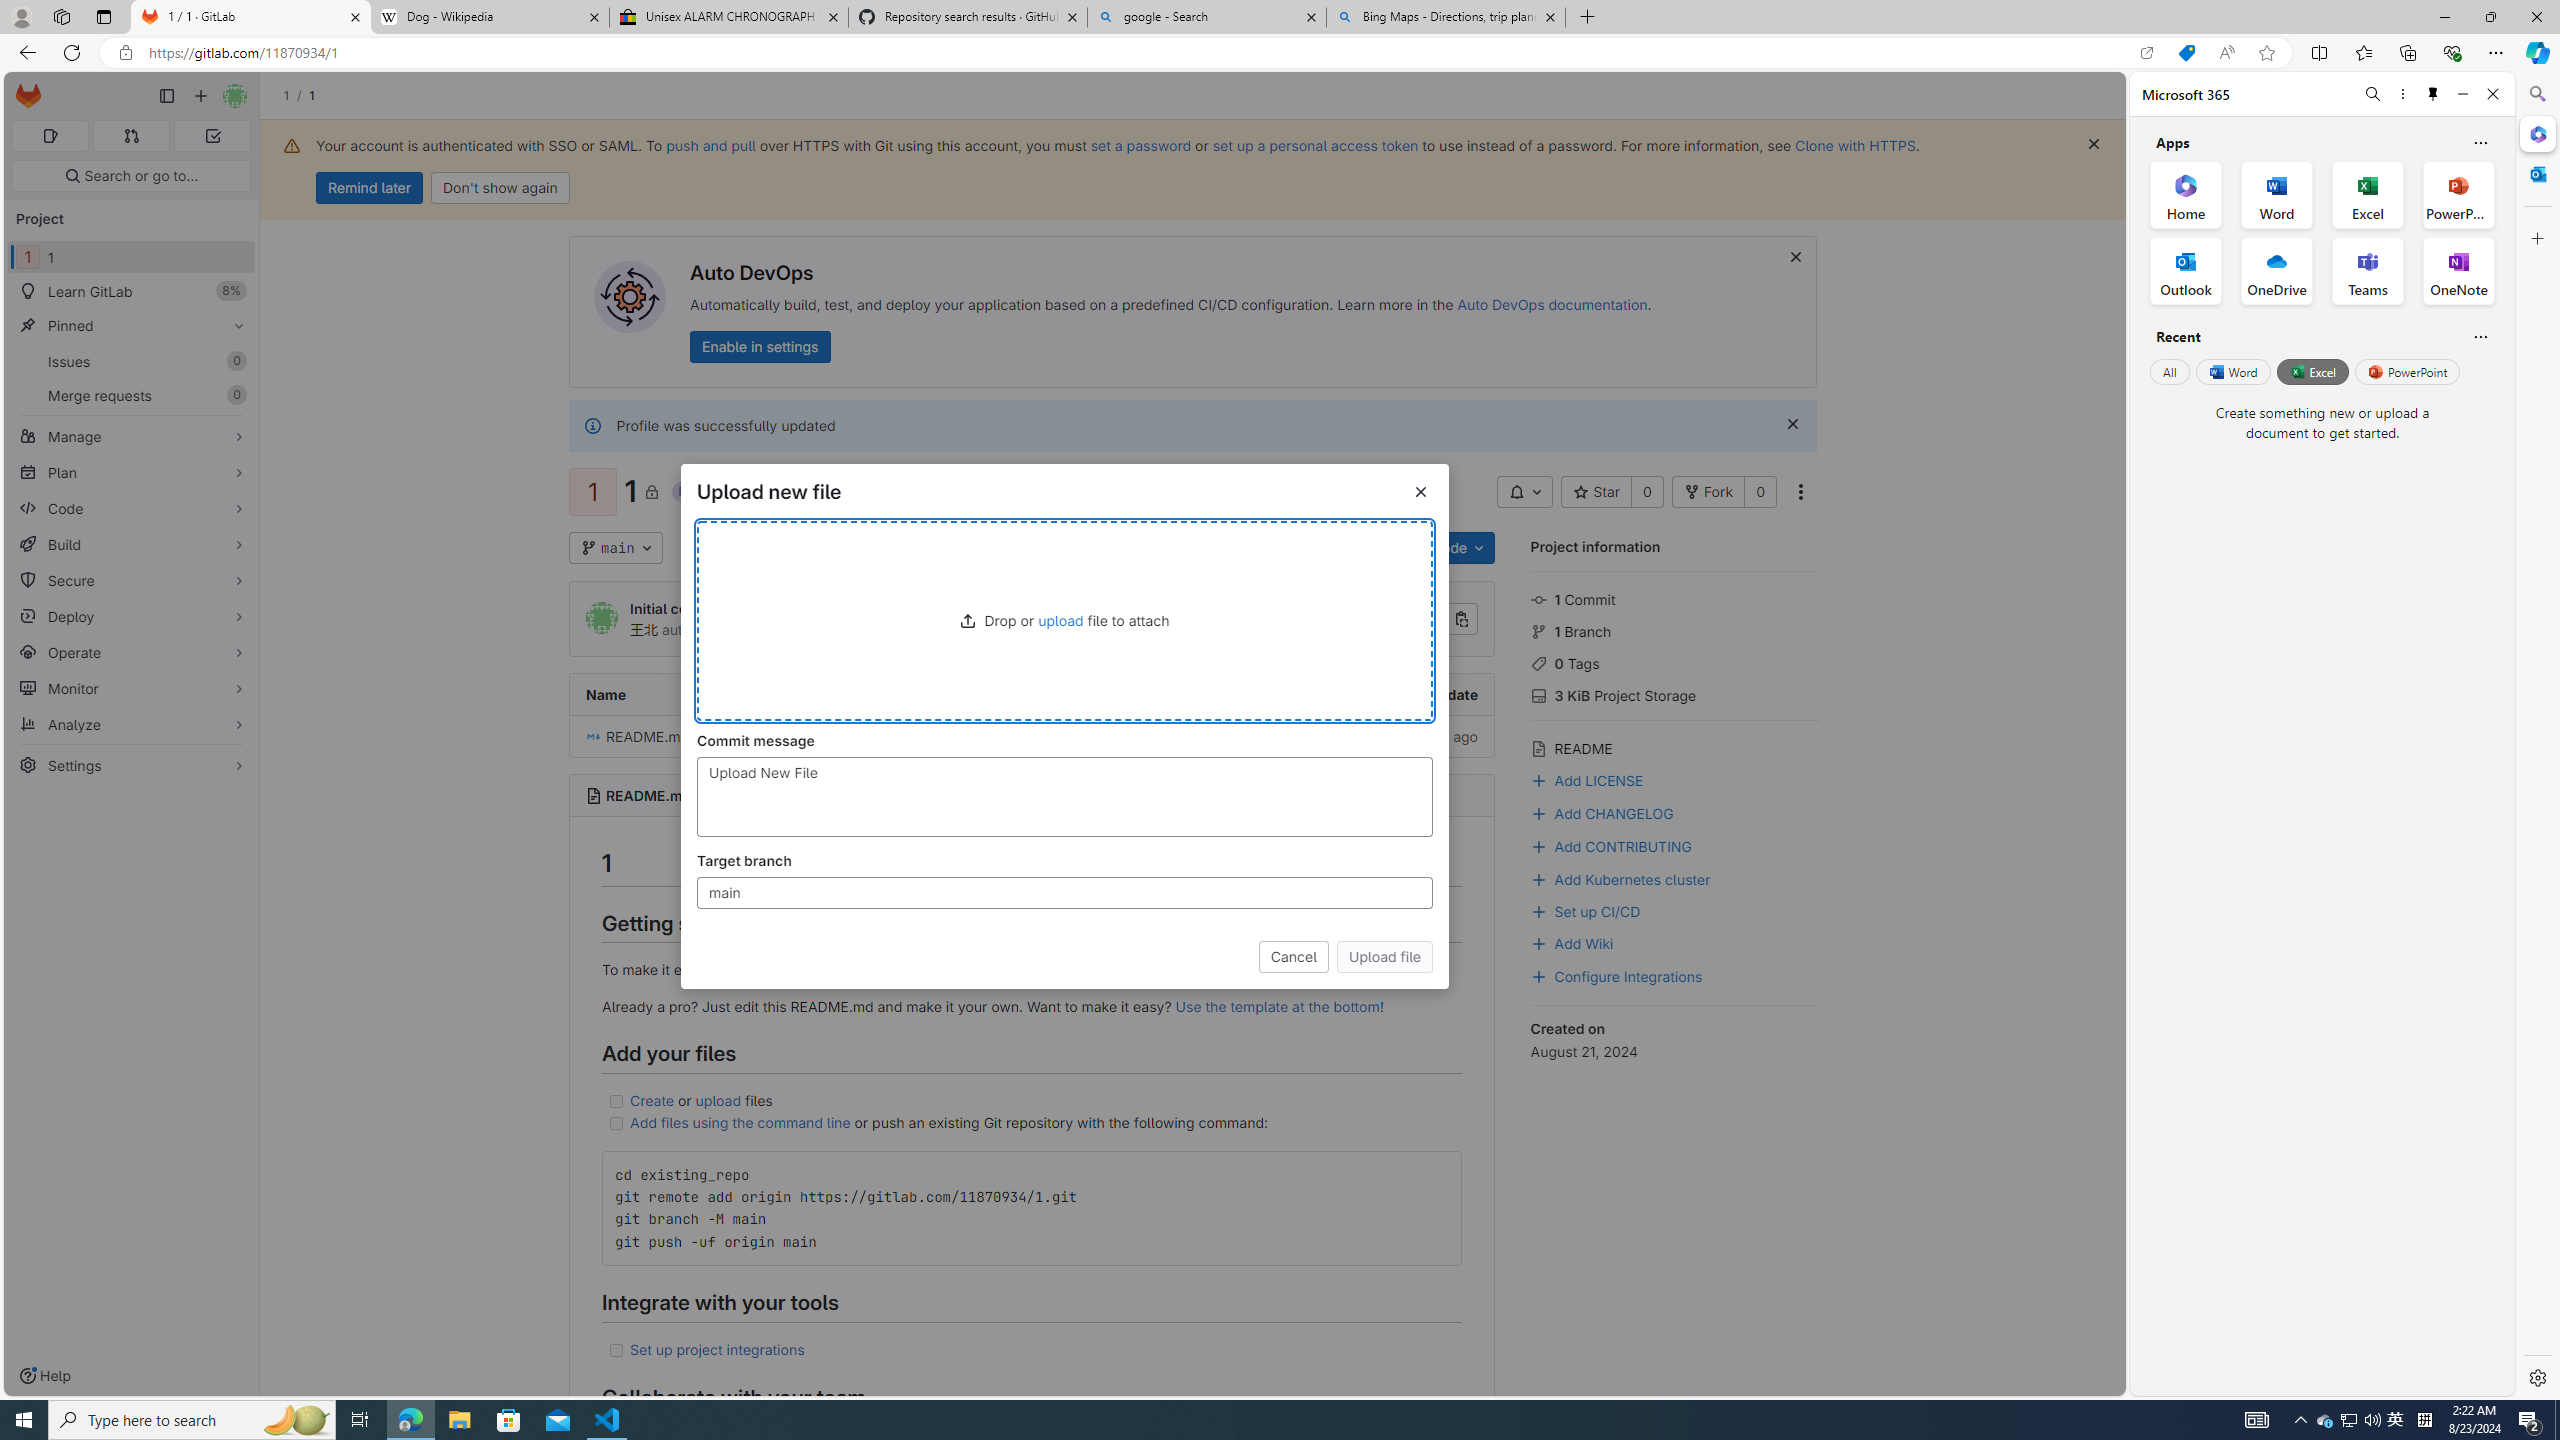 This screenshot has height=1440, width=2560. Describe the element at coordinates (1063, 620) in the screenshot. I see `'Drop or upload file to attach'` at that location.